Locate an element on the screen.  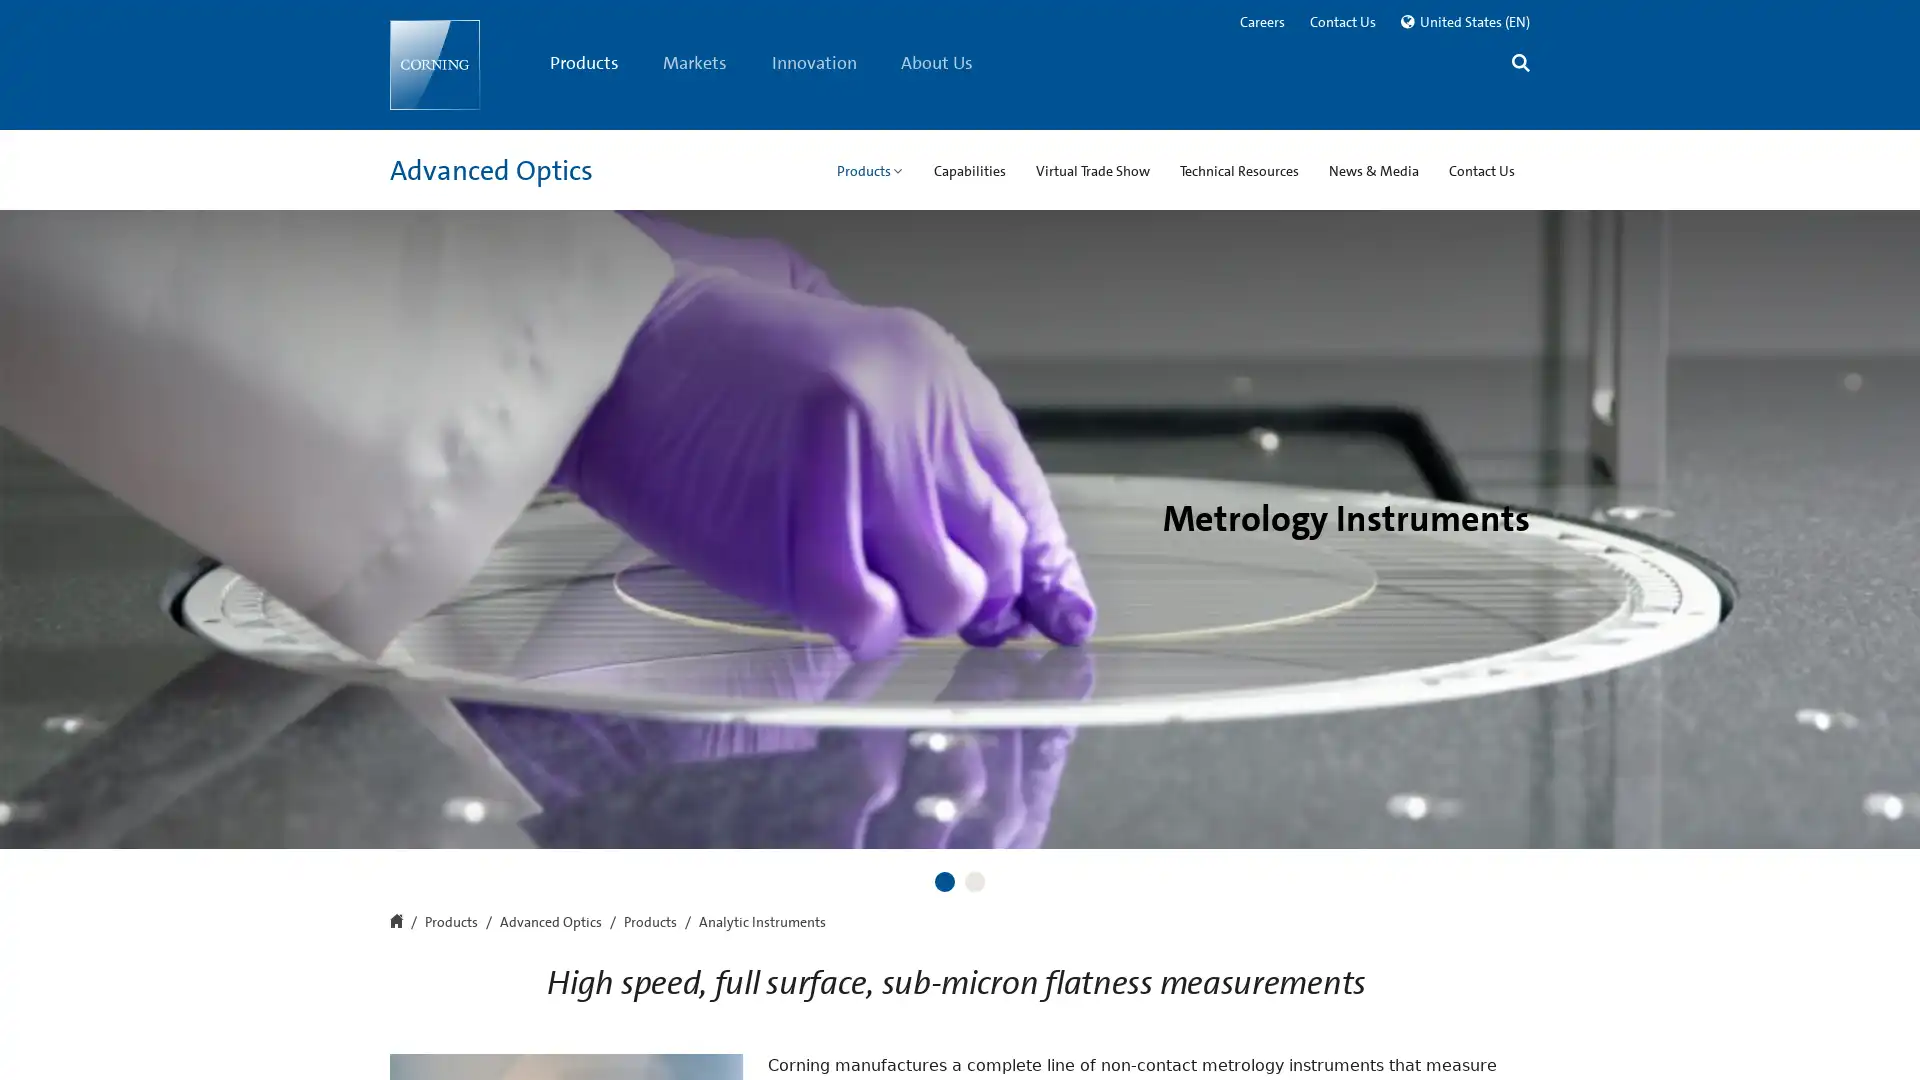
Do Not Sell My Personal Information is located at coordinates (1399, 1036).